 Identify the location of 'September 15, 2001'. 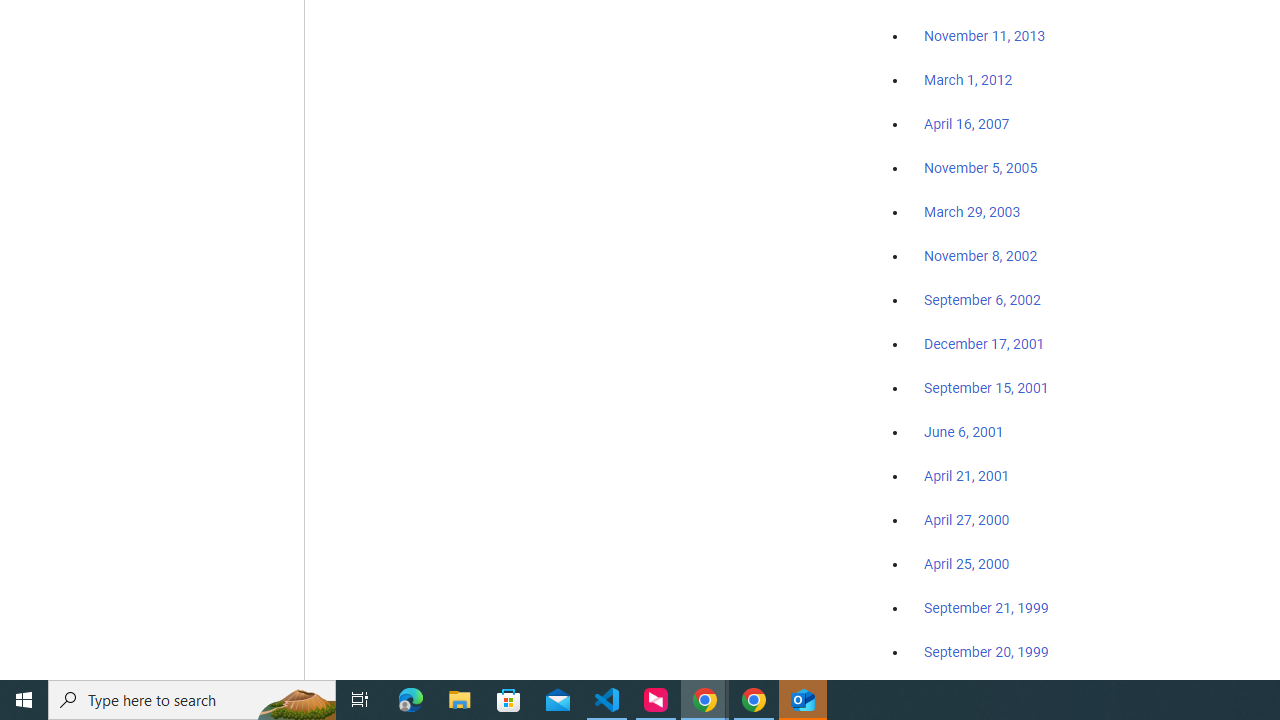
(986, 387).